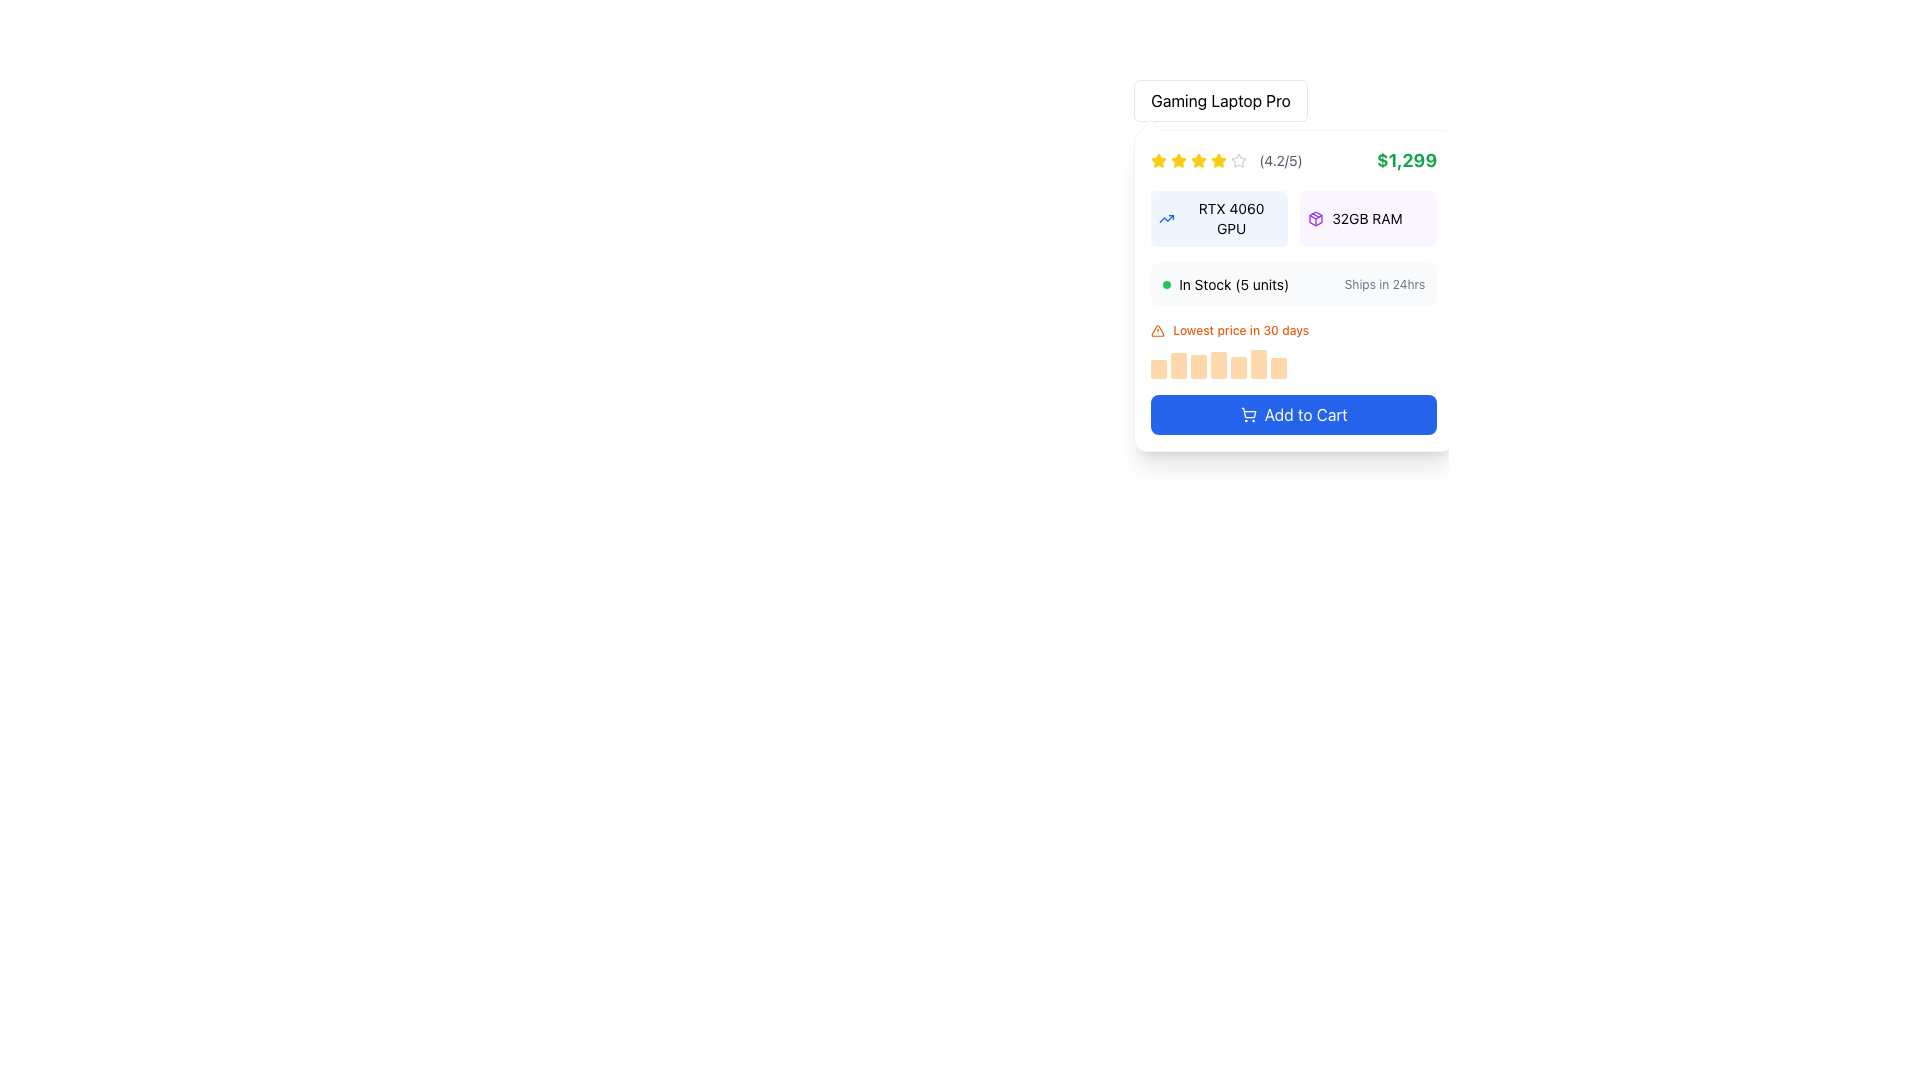  I want to click on the fourth vertical visual data bar located below the 'Lowest price in 30 days' text, so click(1218, 365).